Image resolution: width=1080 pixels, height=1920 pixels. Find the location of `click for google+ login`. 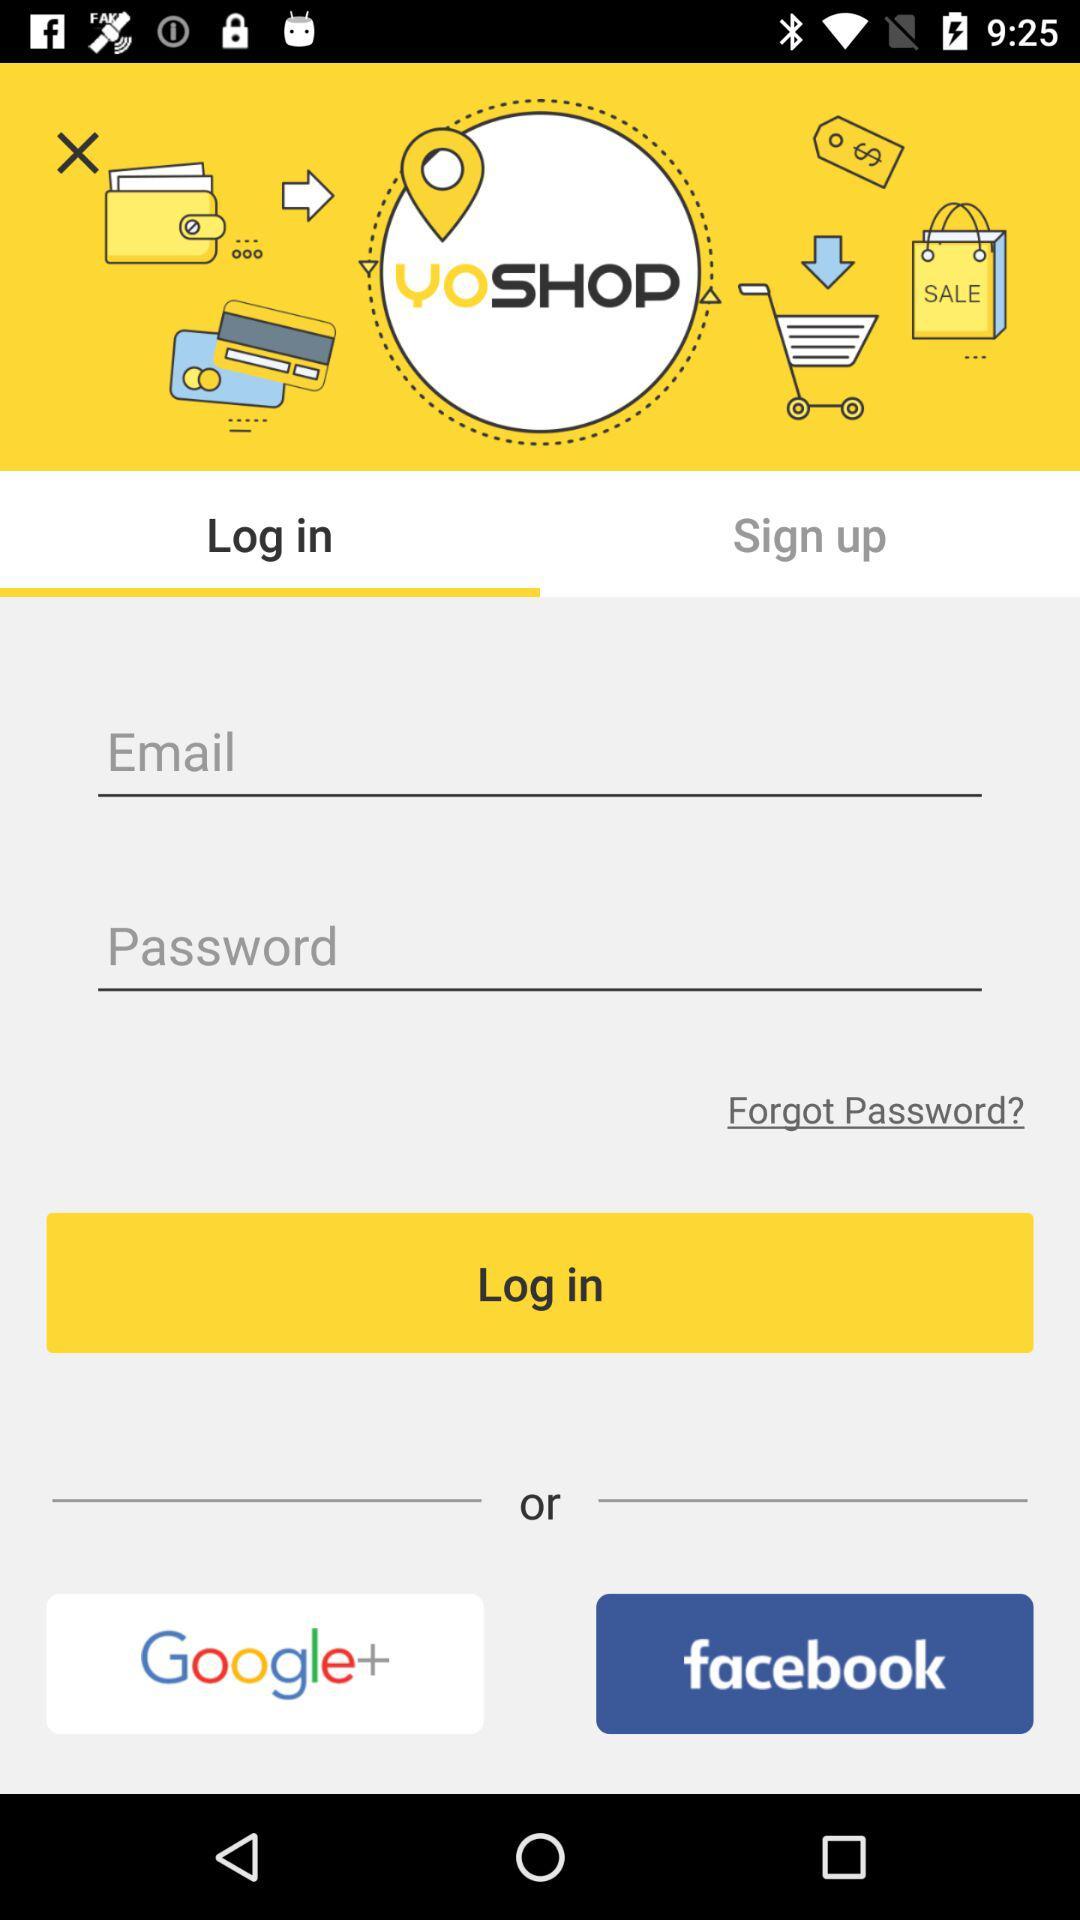

click for google+ login is located at coordinates (264, 1663).